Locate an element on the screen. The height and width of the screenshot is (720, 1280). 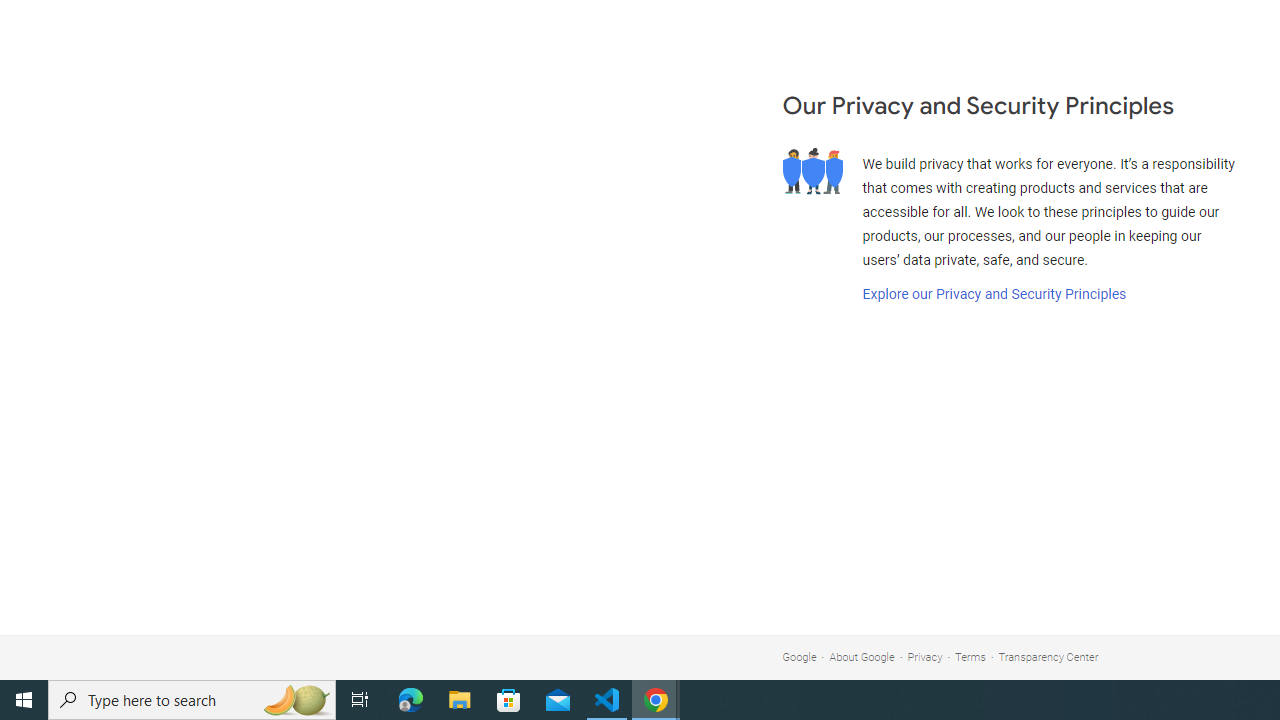
'Explore our Privacy and Security Principles' is located at coordinates (993, 294).